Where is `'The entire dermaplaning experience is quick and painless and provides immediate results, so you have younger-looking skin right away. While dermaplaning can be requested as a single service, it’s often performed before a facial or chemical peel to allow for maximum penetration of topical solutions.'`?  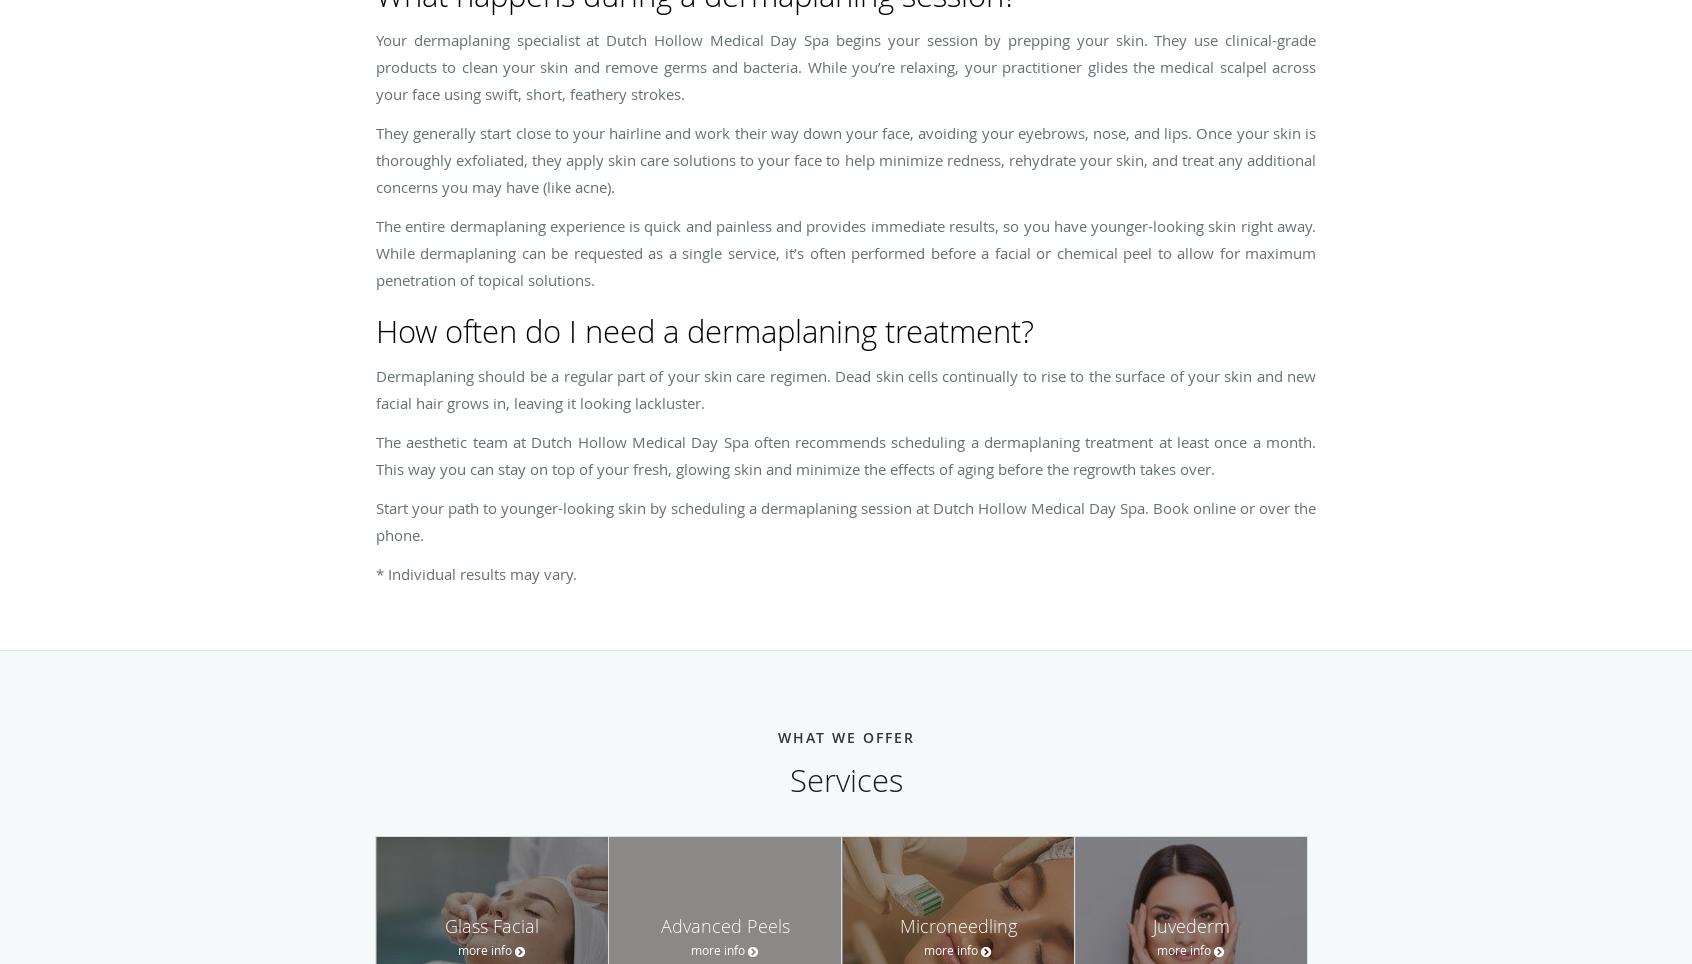 'The entire dermaplaning experience is quick and painless and provides immediate results, so you have younger-looking skin right away. While dermaplaning can be requested as a single service, it’s often performed before a facial or chemical peel to allow for maximum penetration of topical solutions.' is located at coordinates (846, 251).